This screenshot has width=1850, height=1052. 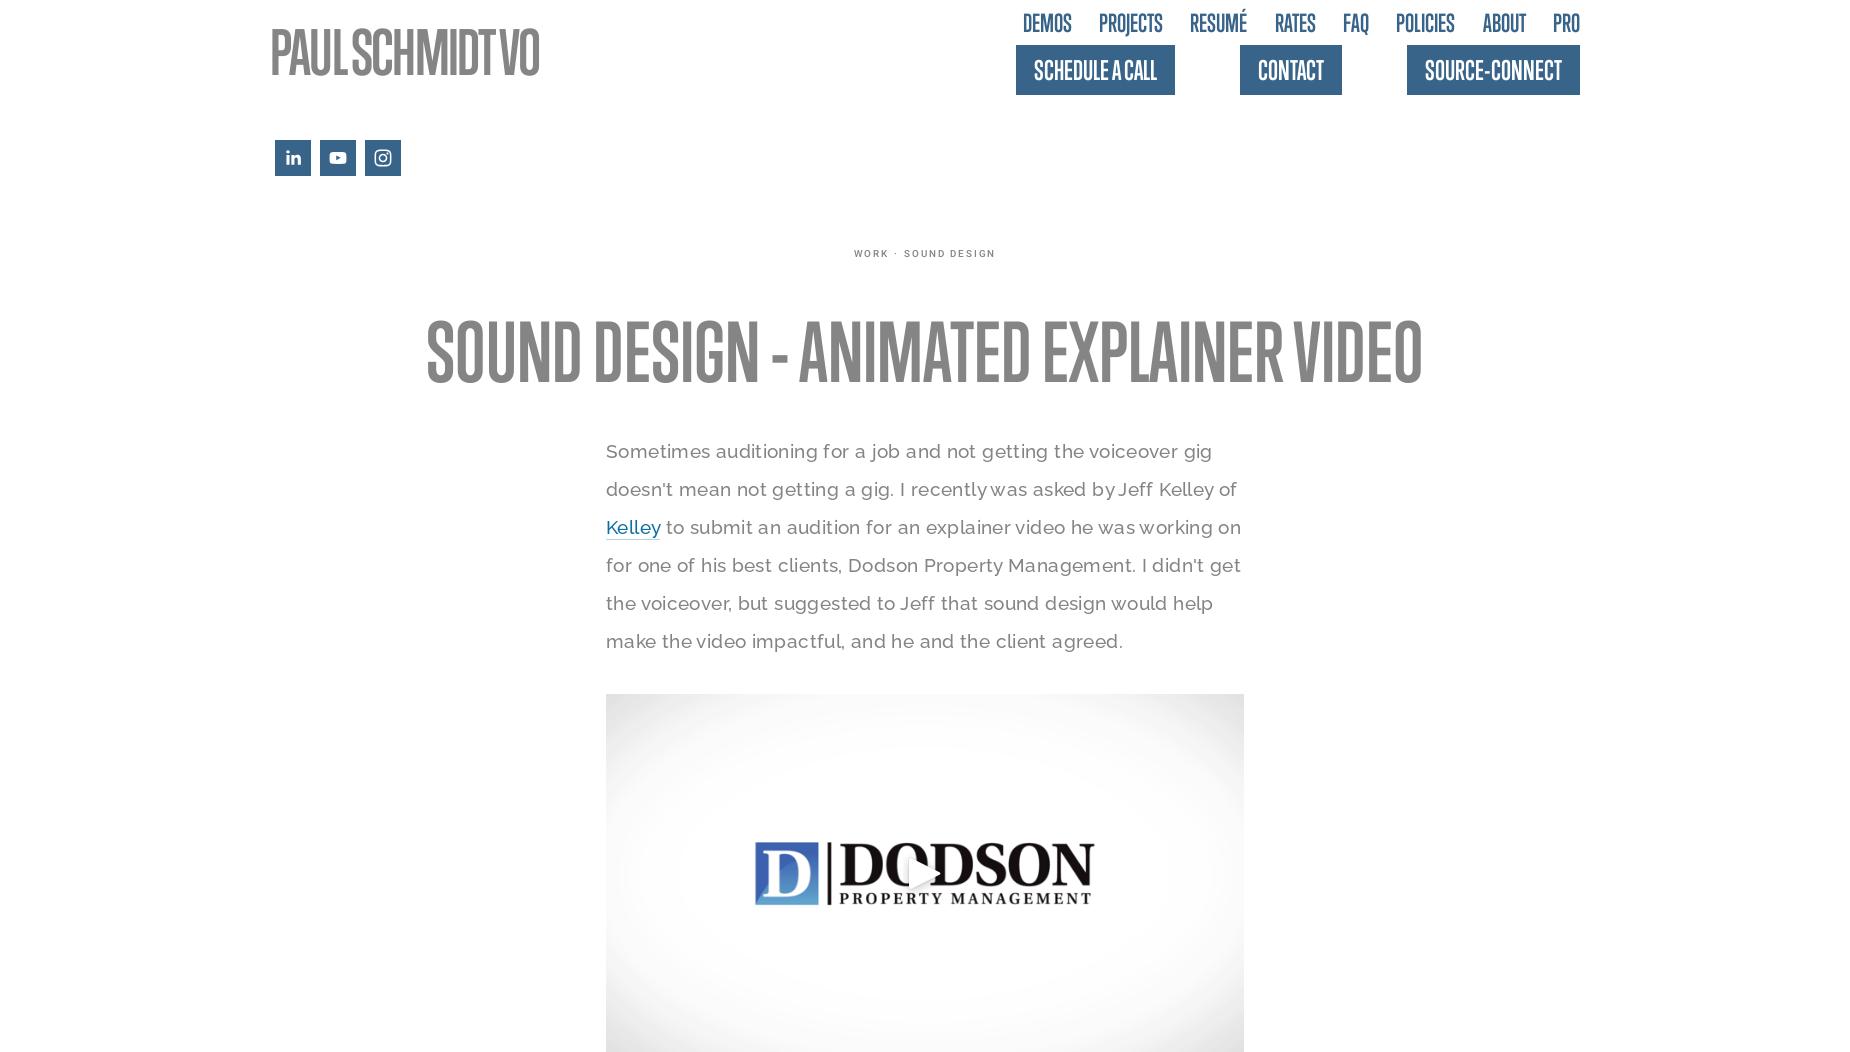 I want to click on 'Projects', so click(x=1128, y=22).